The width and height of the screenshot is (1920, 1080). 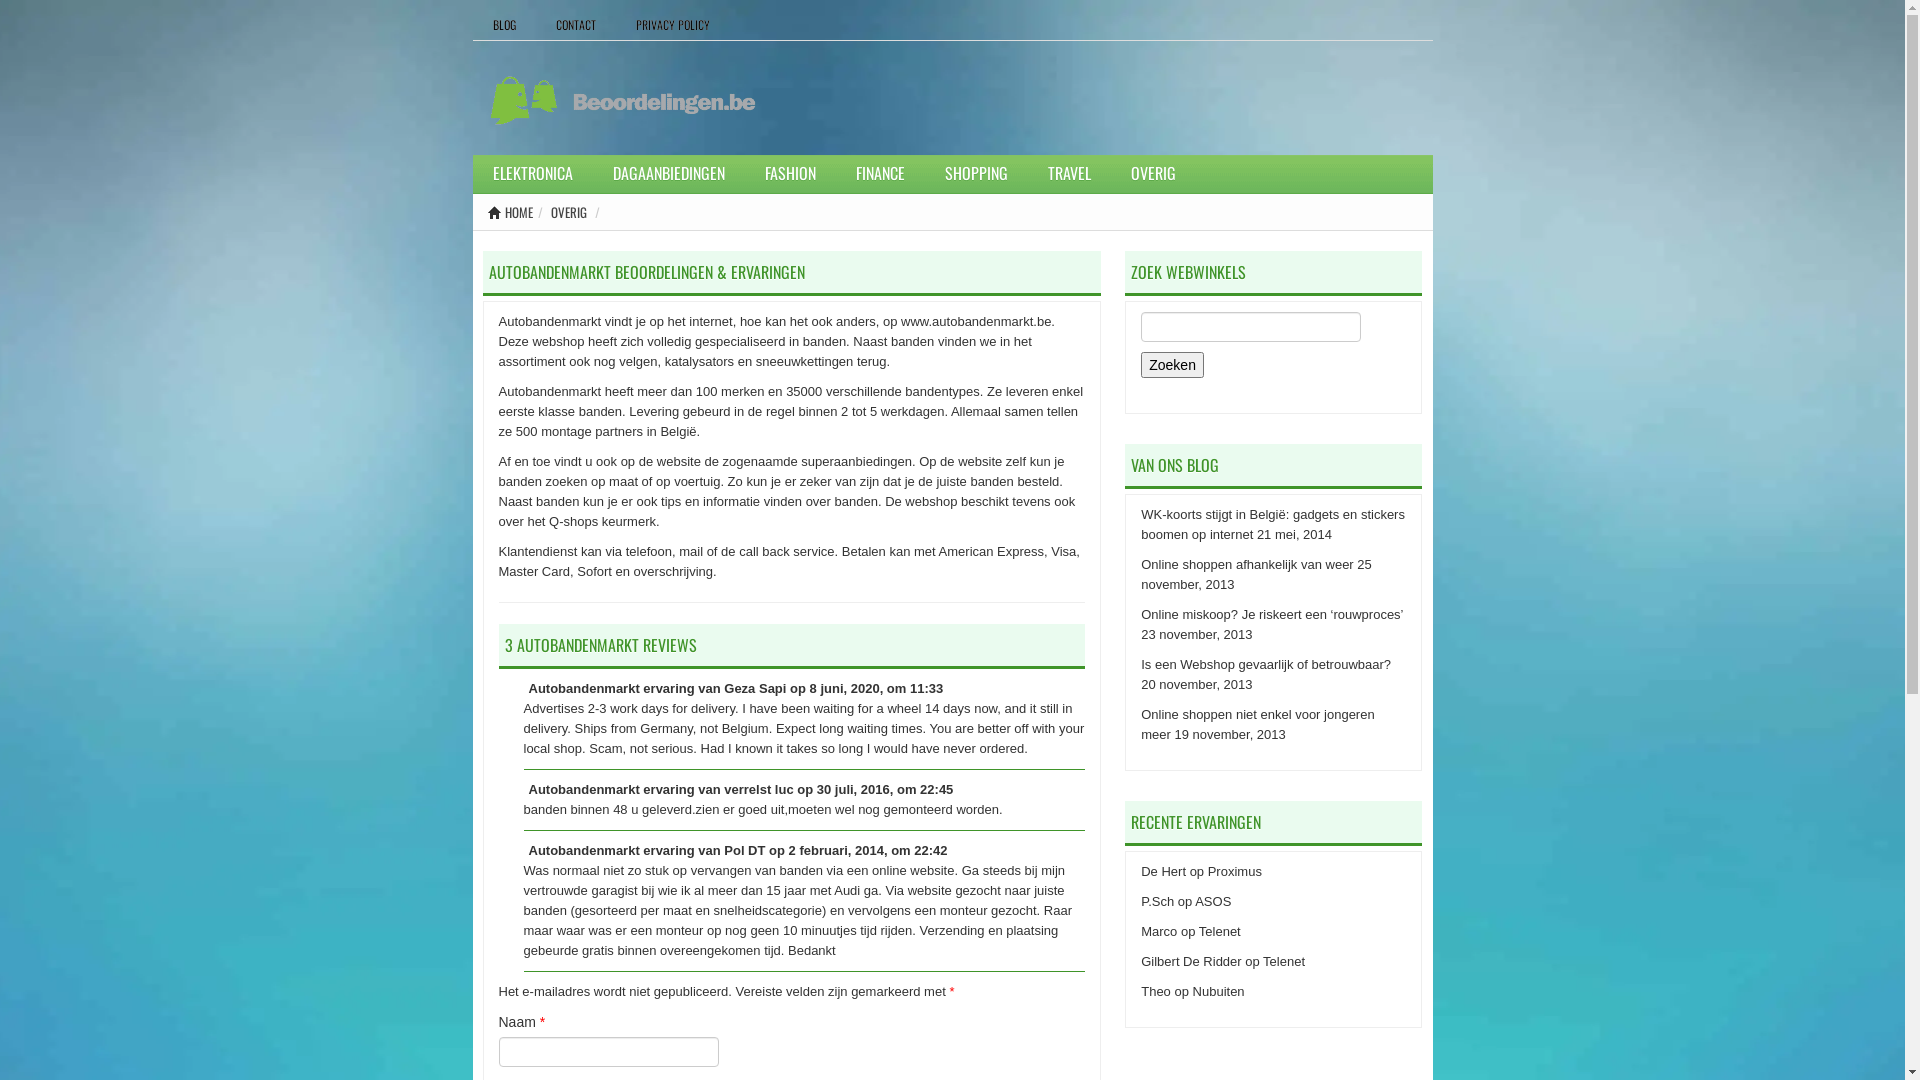 What do you see at coordinates (614, 24) in the screenshot?
I see `'PRIVACY POLICY'` at bounding box center [614, 24].